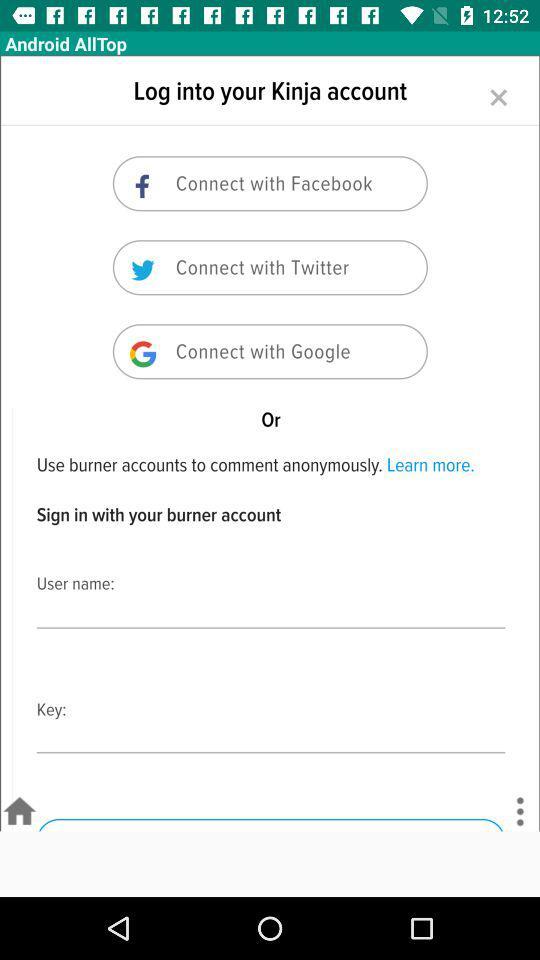 The height and width of the screenshot is (960, 540). I want to click on login page, so click(270, 443).